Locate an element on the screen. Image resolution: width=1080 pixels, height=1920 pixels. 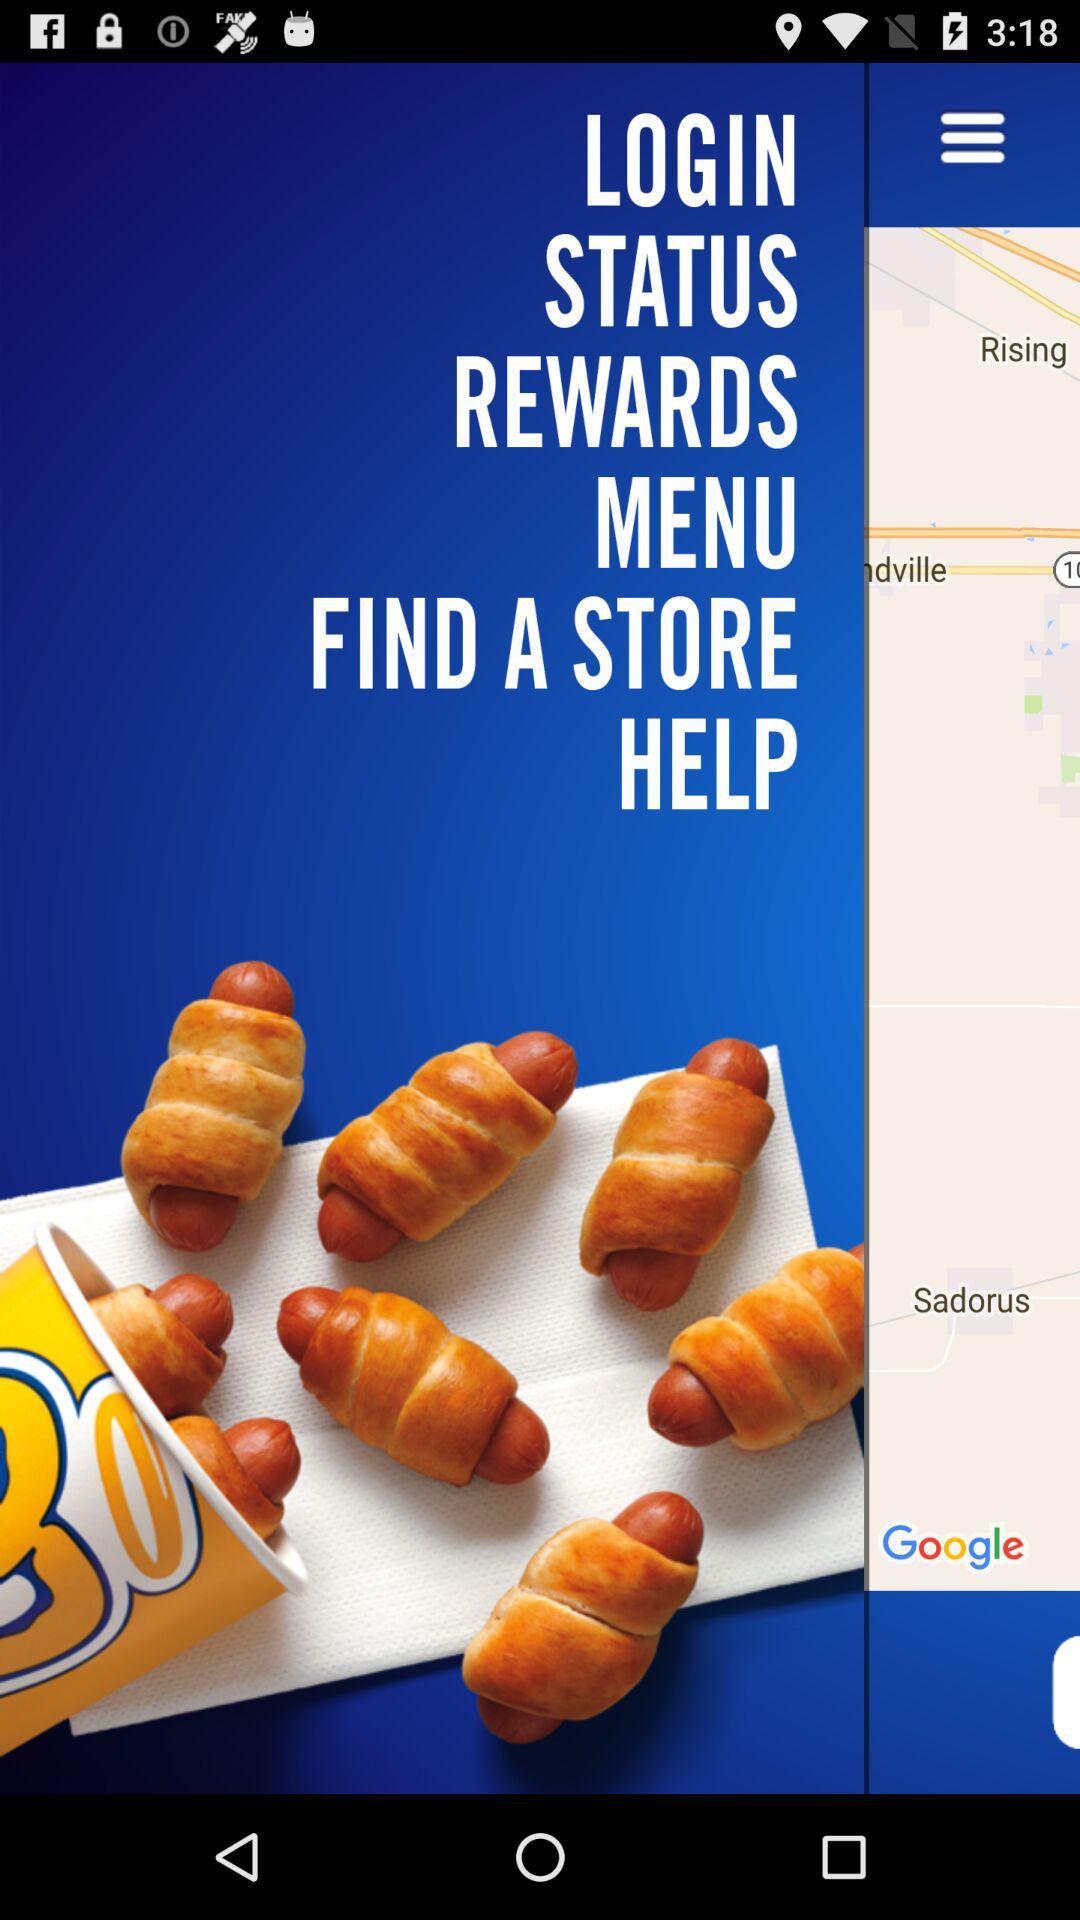
look at the map is located at coordinates (971, 927).